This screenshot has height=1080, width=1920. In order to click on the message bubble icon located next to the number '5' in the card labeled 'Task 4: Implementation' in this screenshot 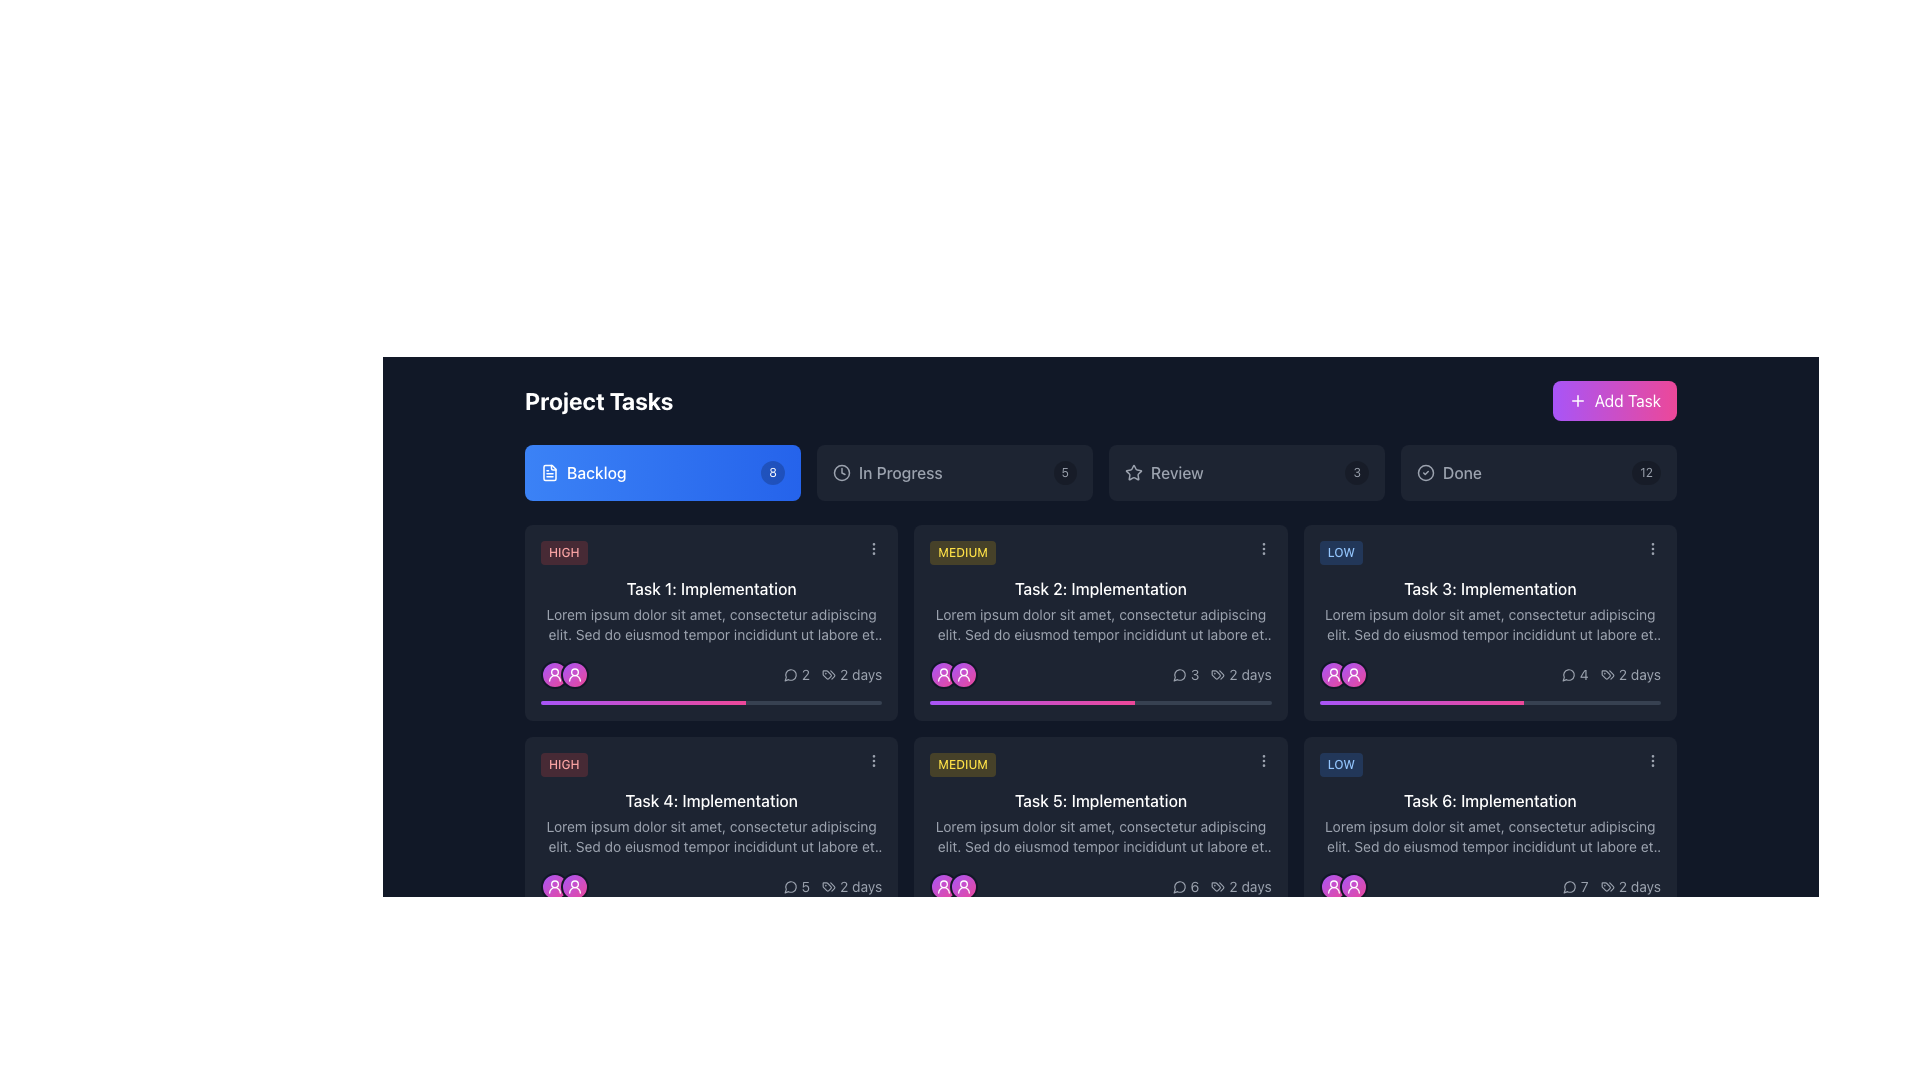, I will do `click(789, 886)`.